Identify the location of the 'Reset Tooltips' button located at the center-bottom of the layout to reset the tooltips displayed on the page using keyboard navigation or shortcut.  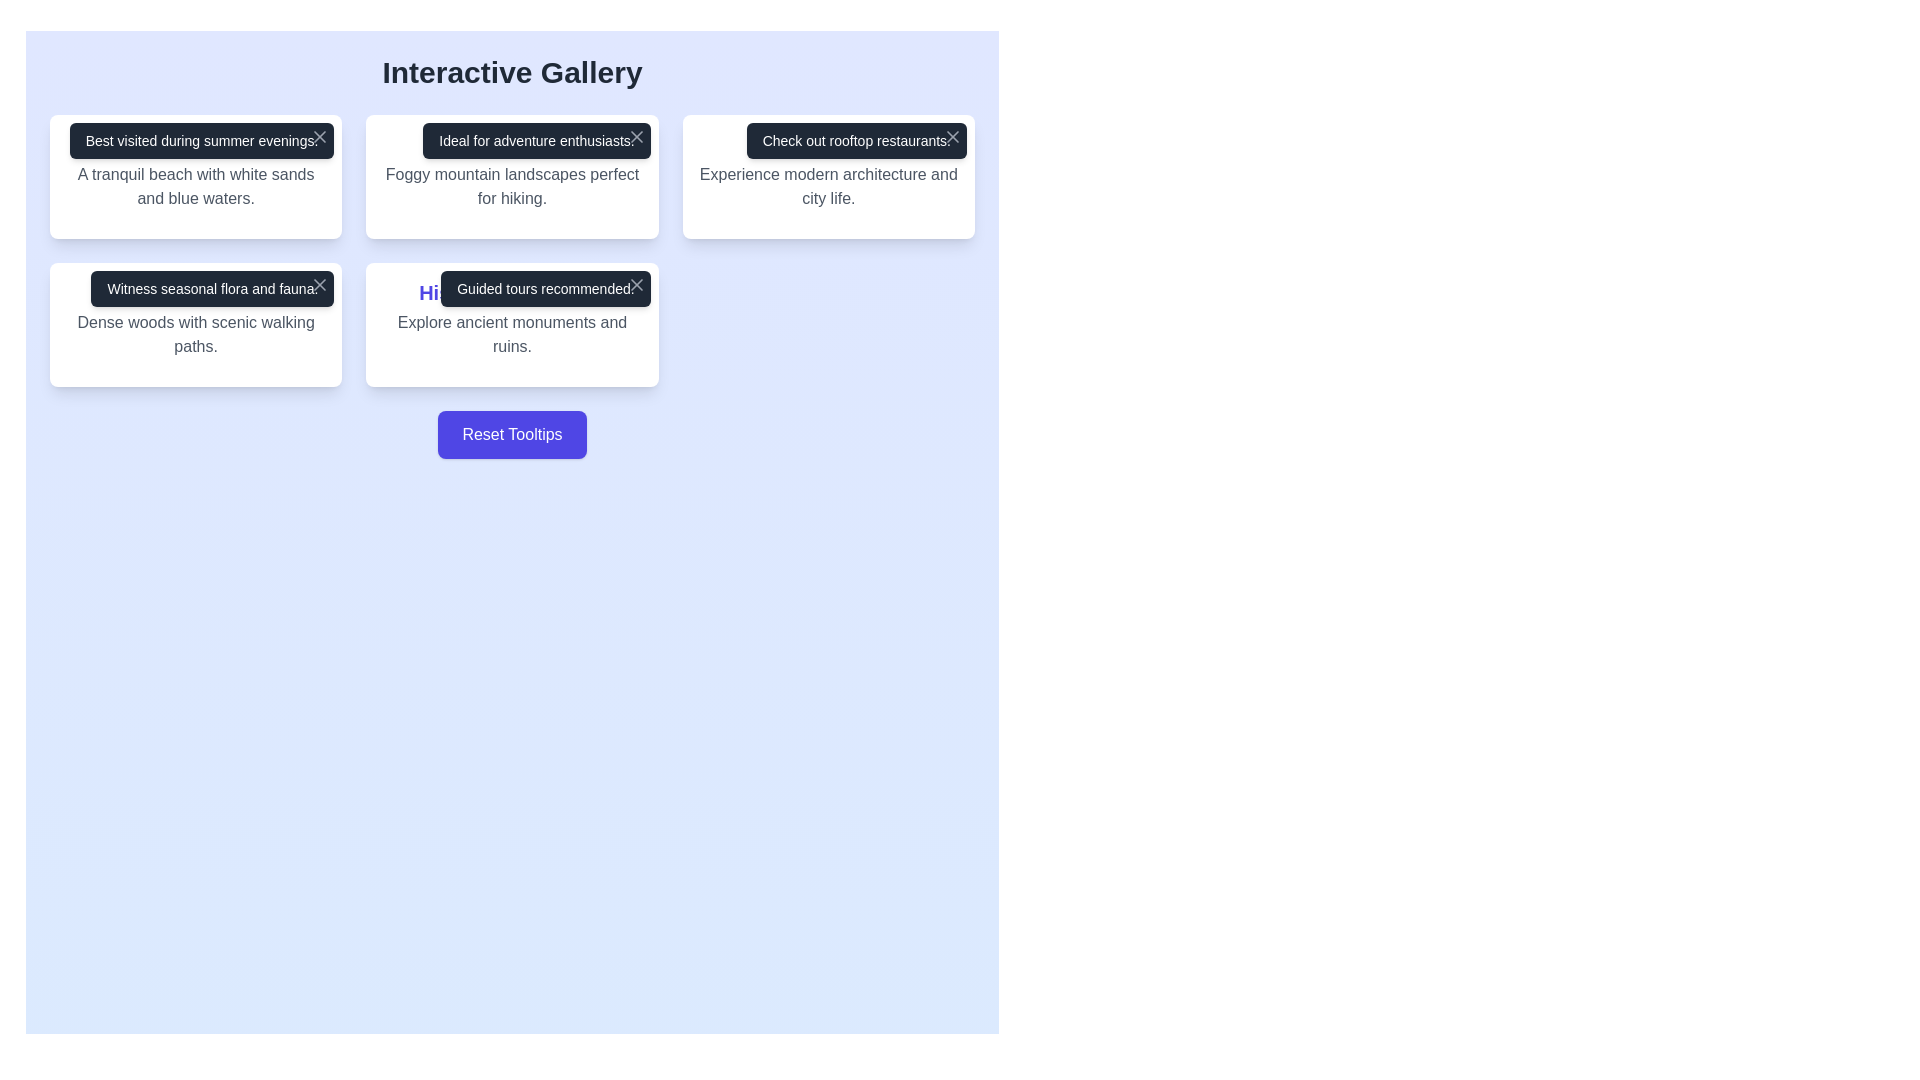
(512, 434).